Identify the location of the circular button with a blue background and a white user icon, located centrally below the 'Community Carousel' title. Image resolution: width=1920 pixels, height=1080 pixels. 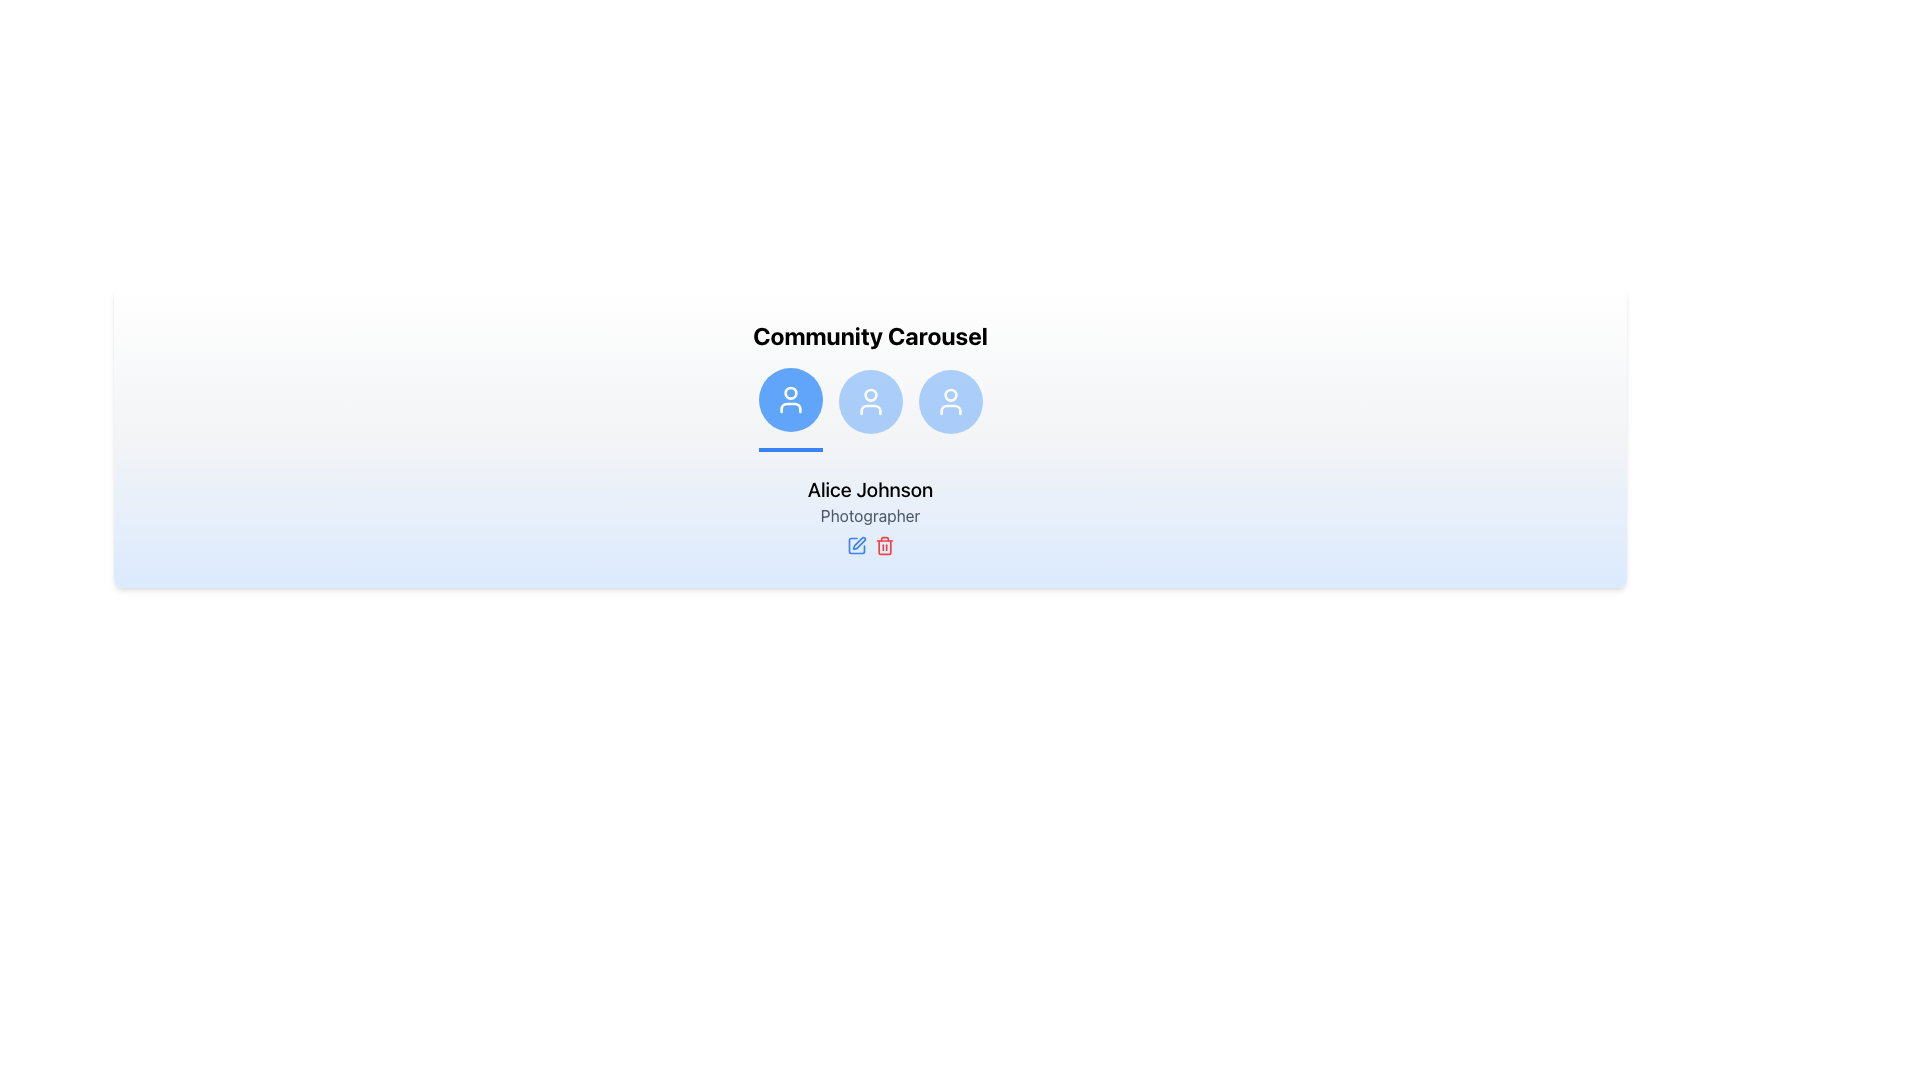
(870, 401).